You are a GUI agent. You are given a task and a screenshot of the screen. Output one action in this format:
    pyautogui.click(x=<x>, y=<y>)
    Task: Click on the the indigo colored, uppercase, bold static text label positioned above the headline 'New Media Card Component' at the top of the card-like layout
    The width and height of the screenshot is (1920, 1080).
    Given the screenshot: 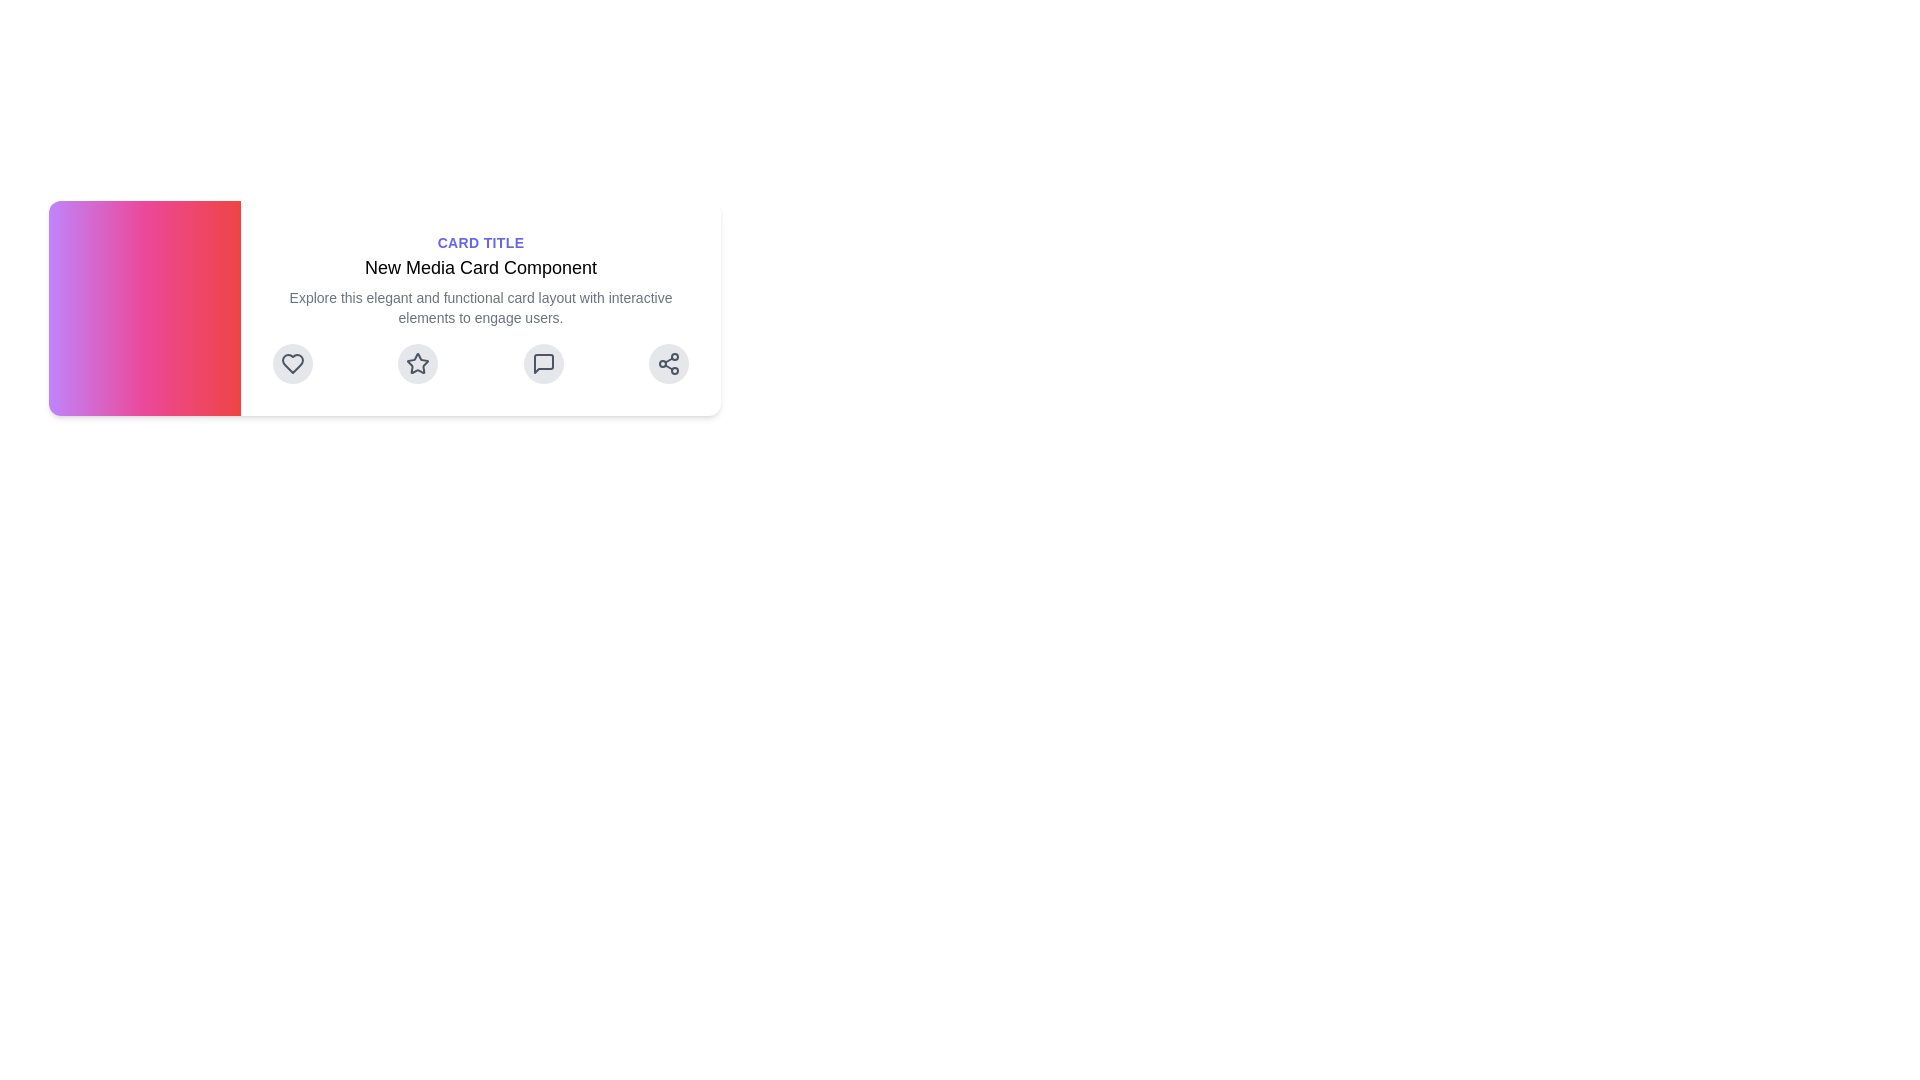 What is the action you would take?
    pyautogui.click(x=480, y=242)
    